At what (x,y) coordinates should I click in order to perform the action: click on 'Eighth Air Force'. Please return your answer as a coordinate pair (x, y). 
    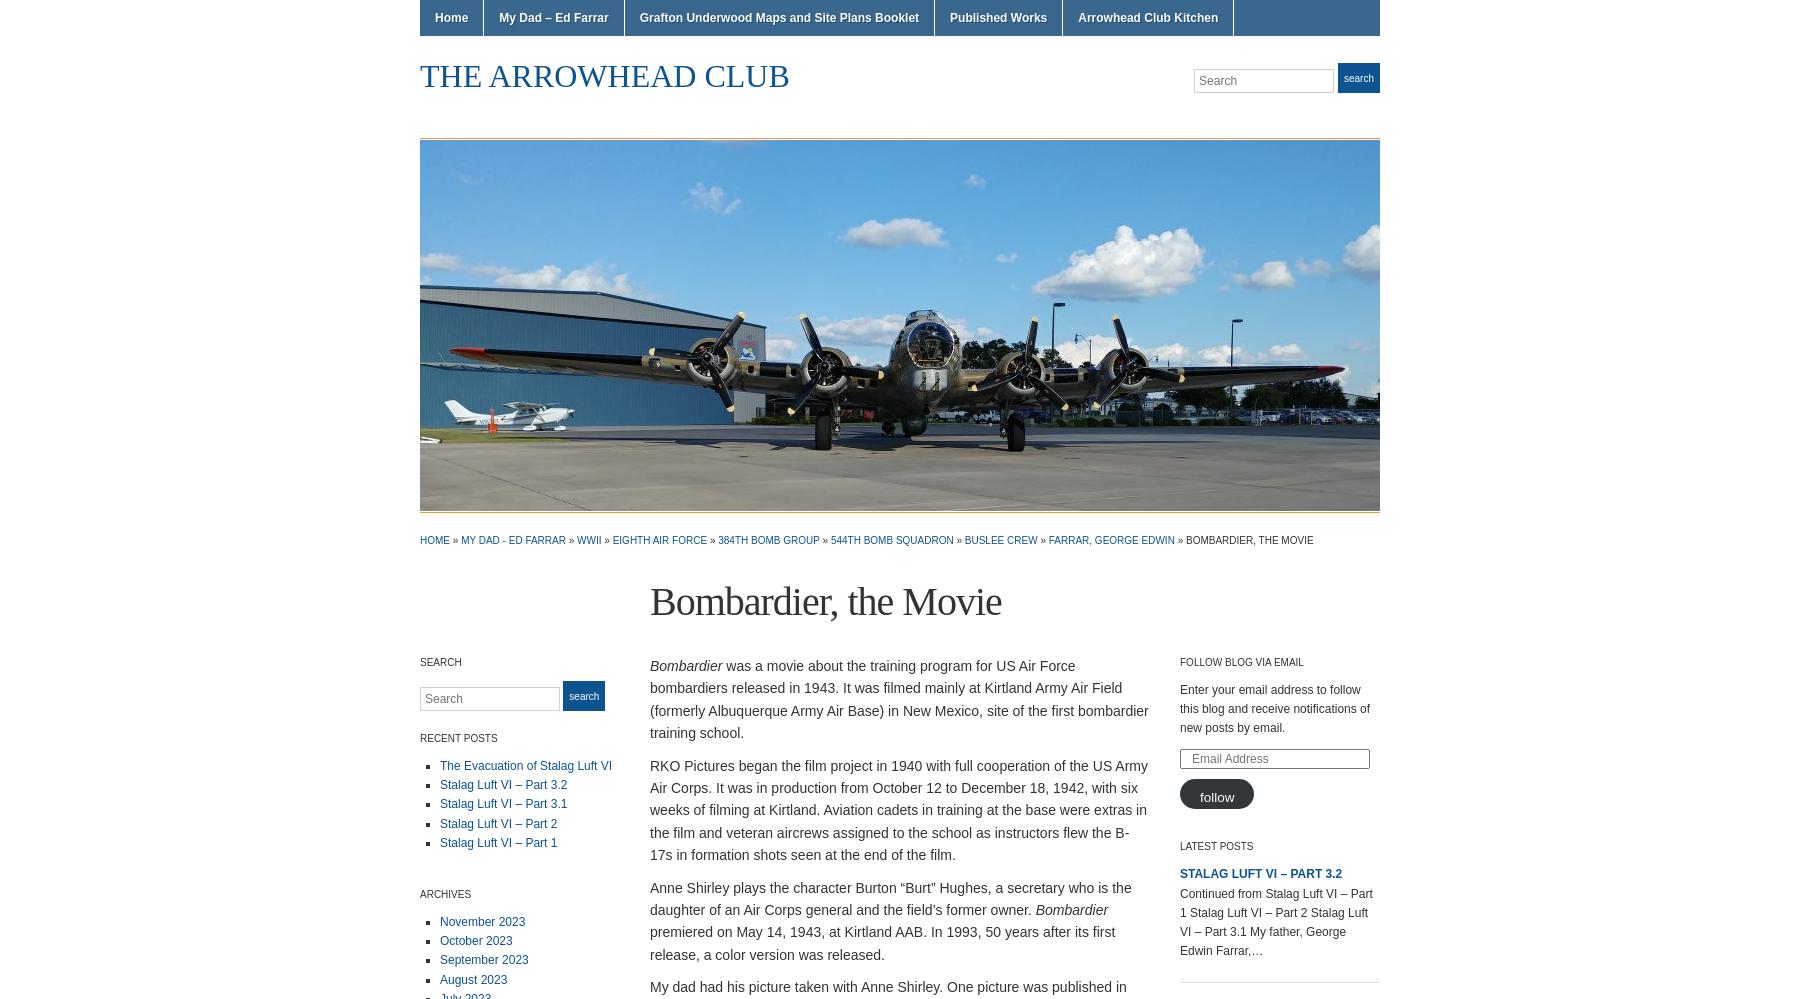
    Looking at the image, I should click on (612, 539).